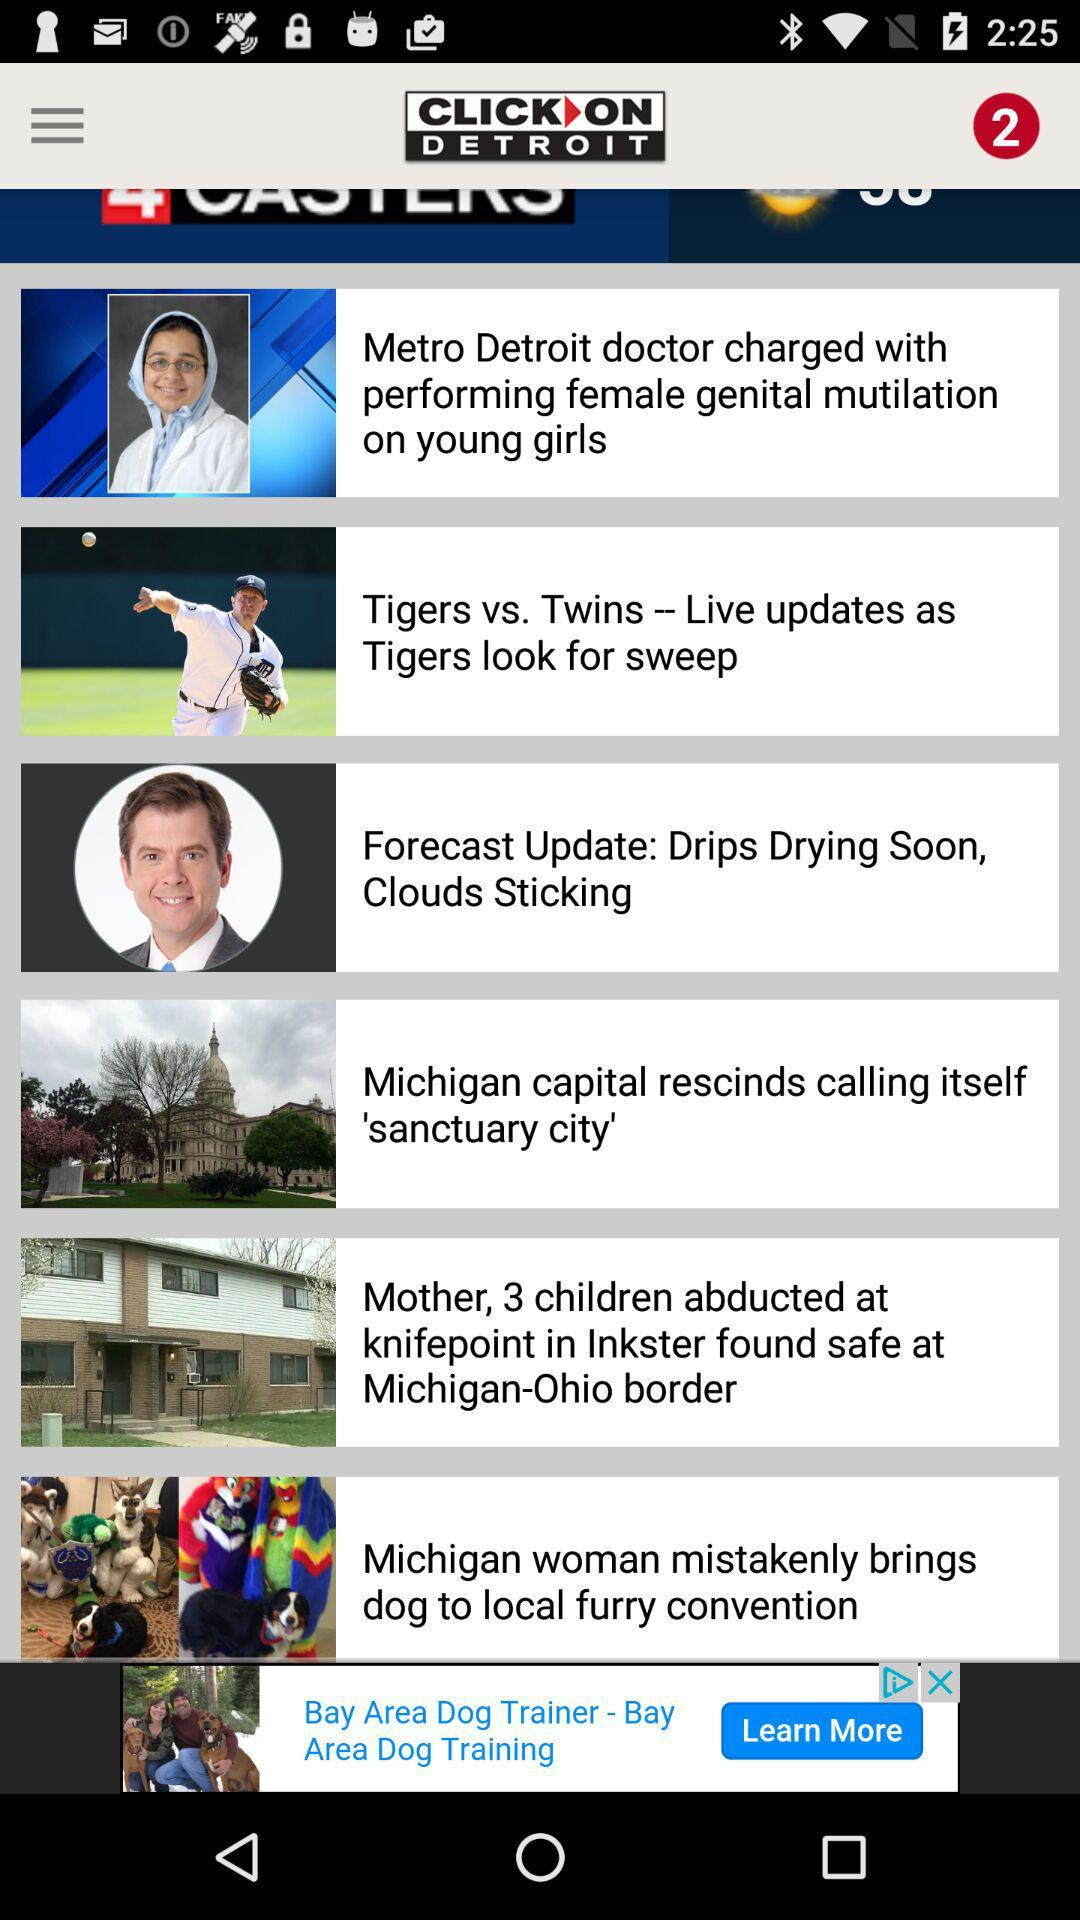  What do you see at coordinates (1006, 124) in the screenshot?
I see `the number next to the title` at bounding box center [1006, 124].